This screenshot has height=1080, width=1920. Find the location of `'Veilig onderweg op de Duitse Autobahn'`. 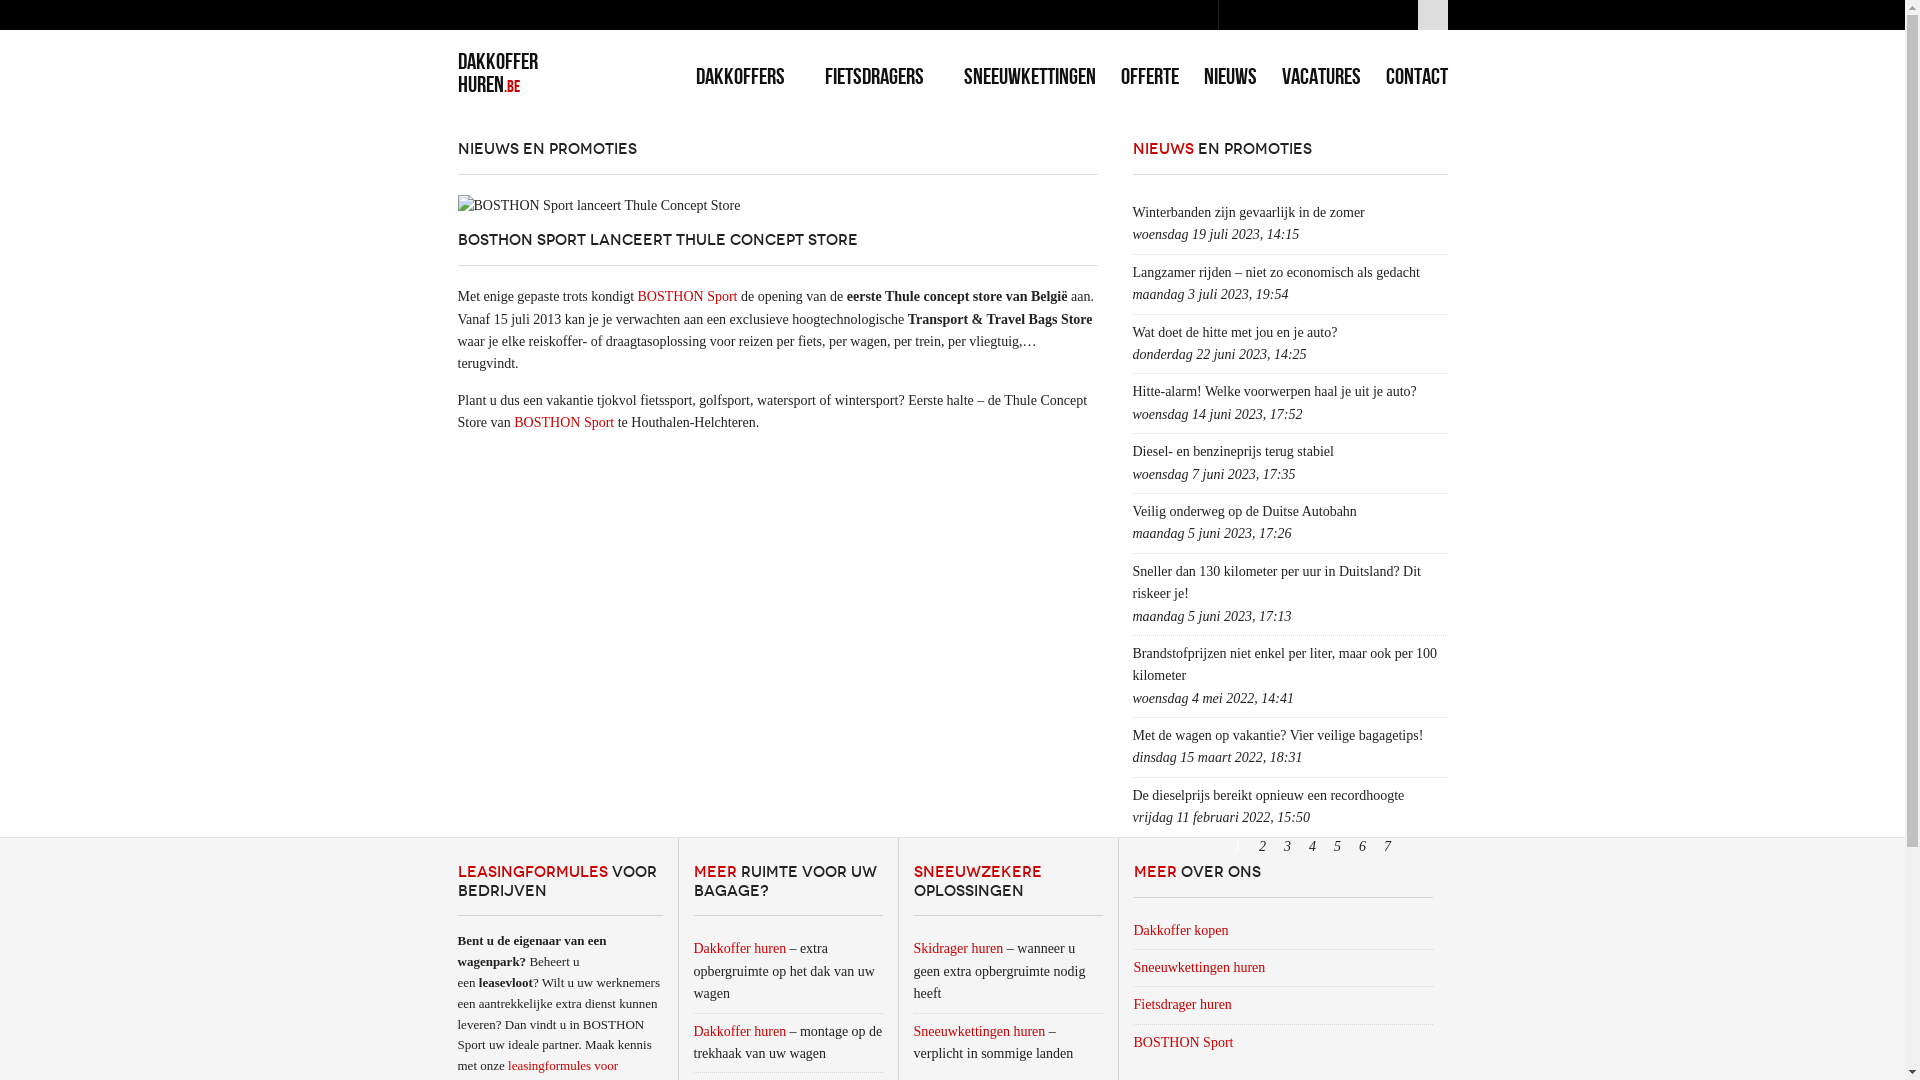

'Veilig onderweg op de Duitse Autobahn' is located at coordinates (1242, 510).